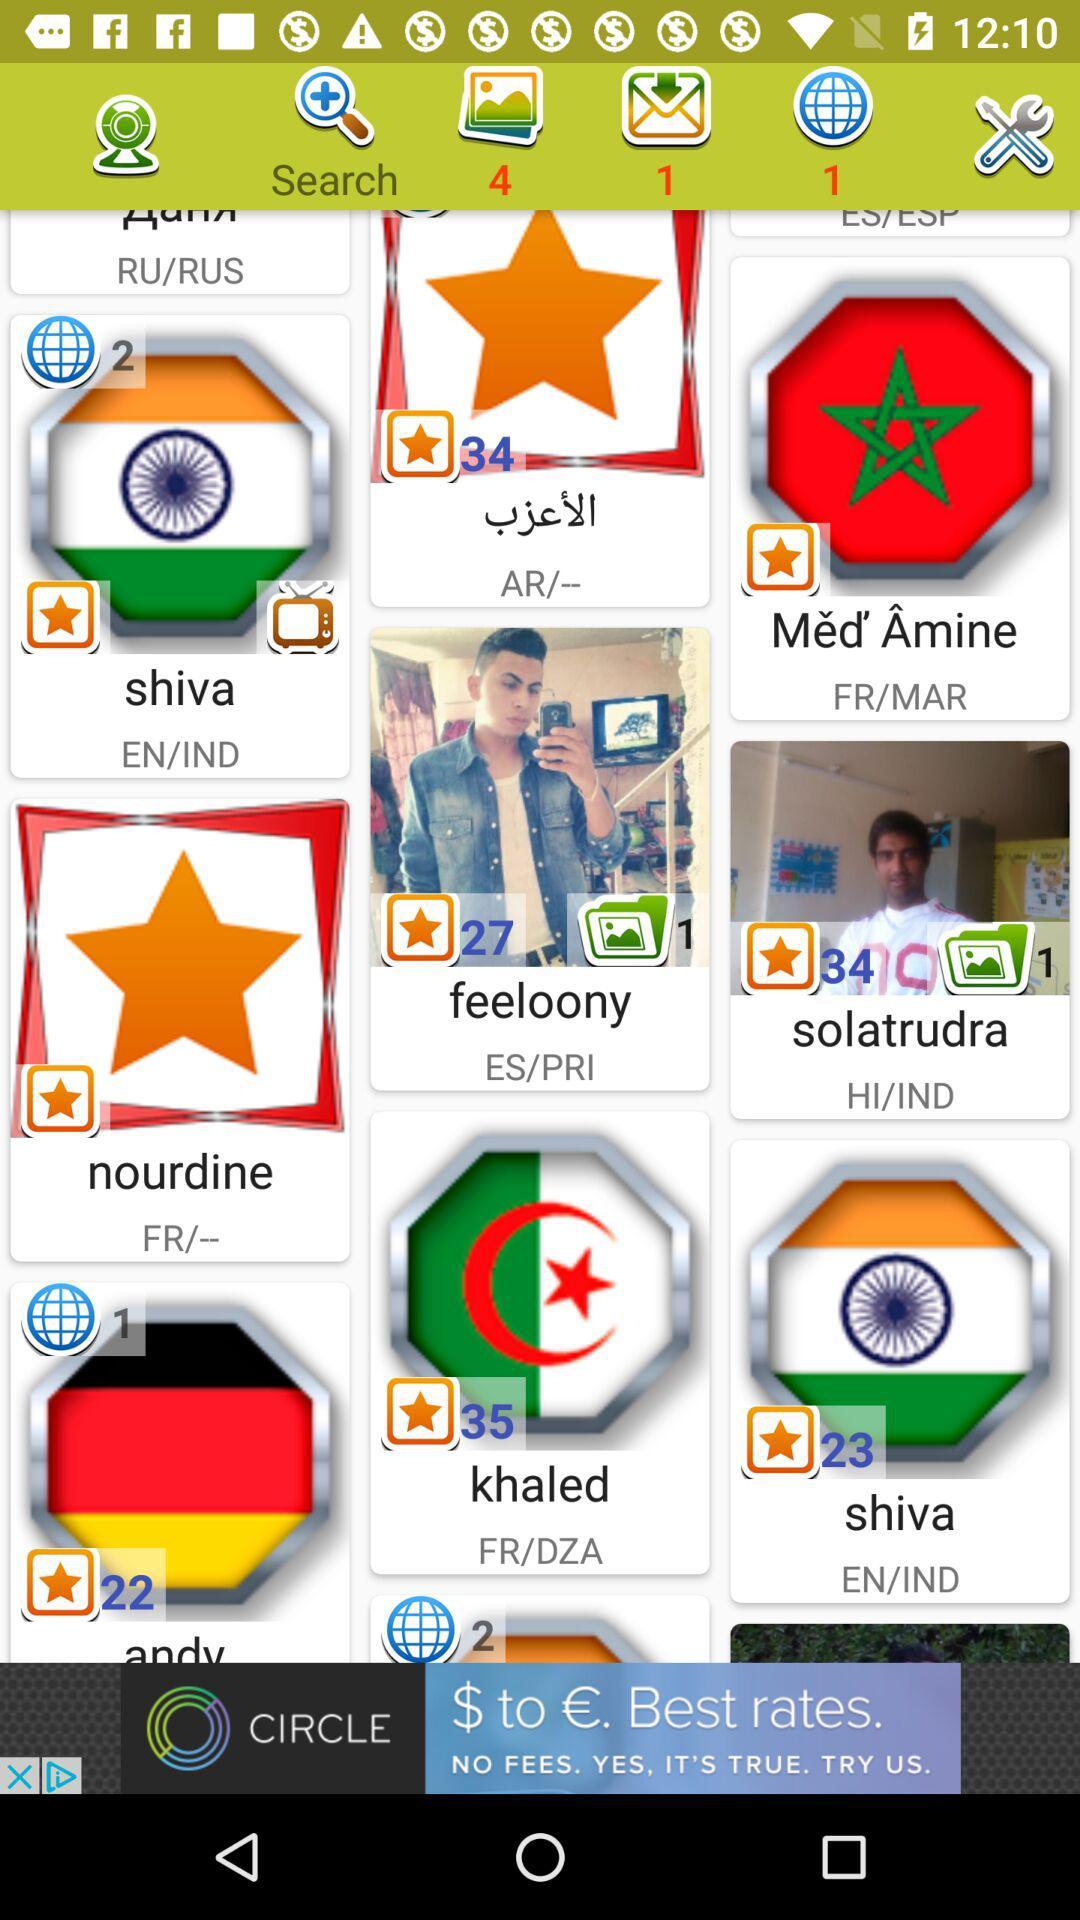  What do you see at coordinates (540, 346) in the screenshot?
I see `star` at bounding box center [540, 346].